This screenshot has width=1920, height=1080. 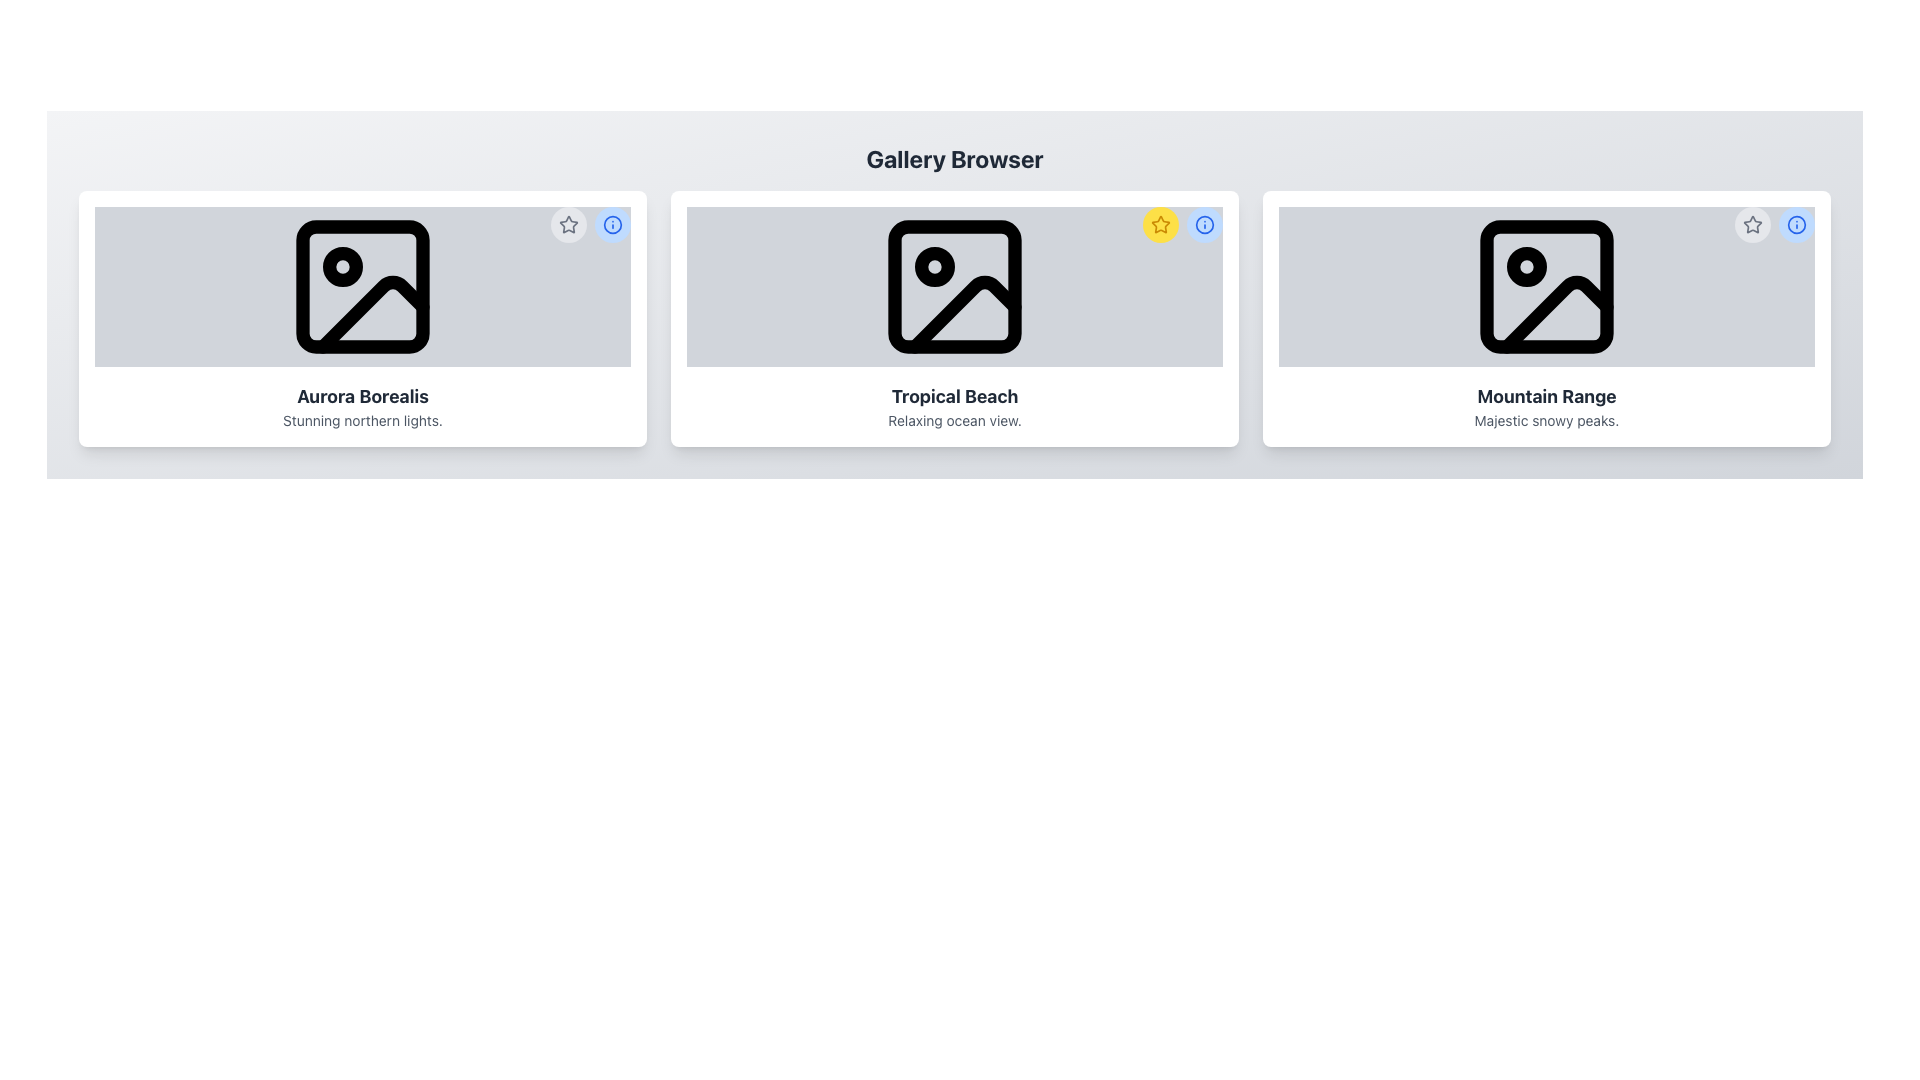 What do you see at coordinates (954, 419) in the screenshot?
I see `the text label providing descriptive information about the gallery item located below the title 'Tropical Beach' in the central card of the gallery interface` at bounding box center [954, 419].